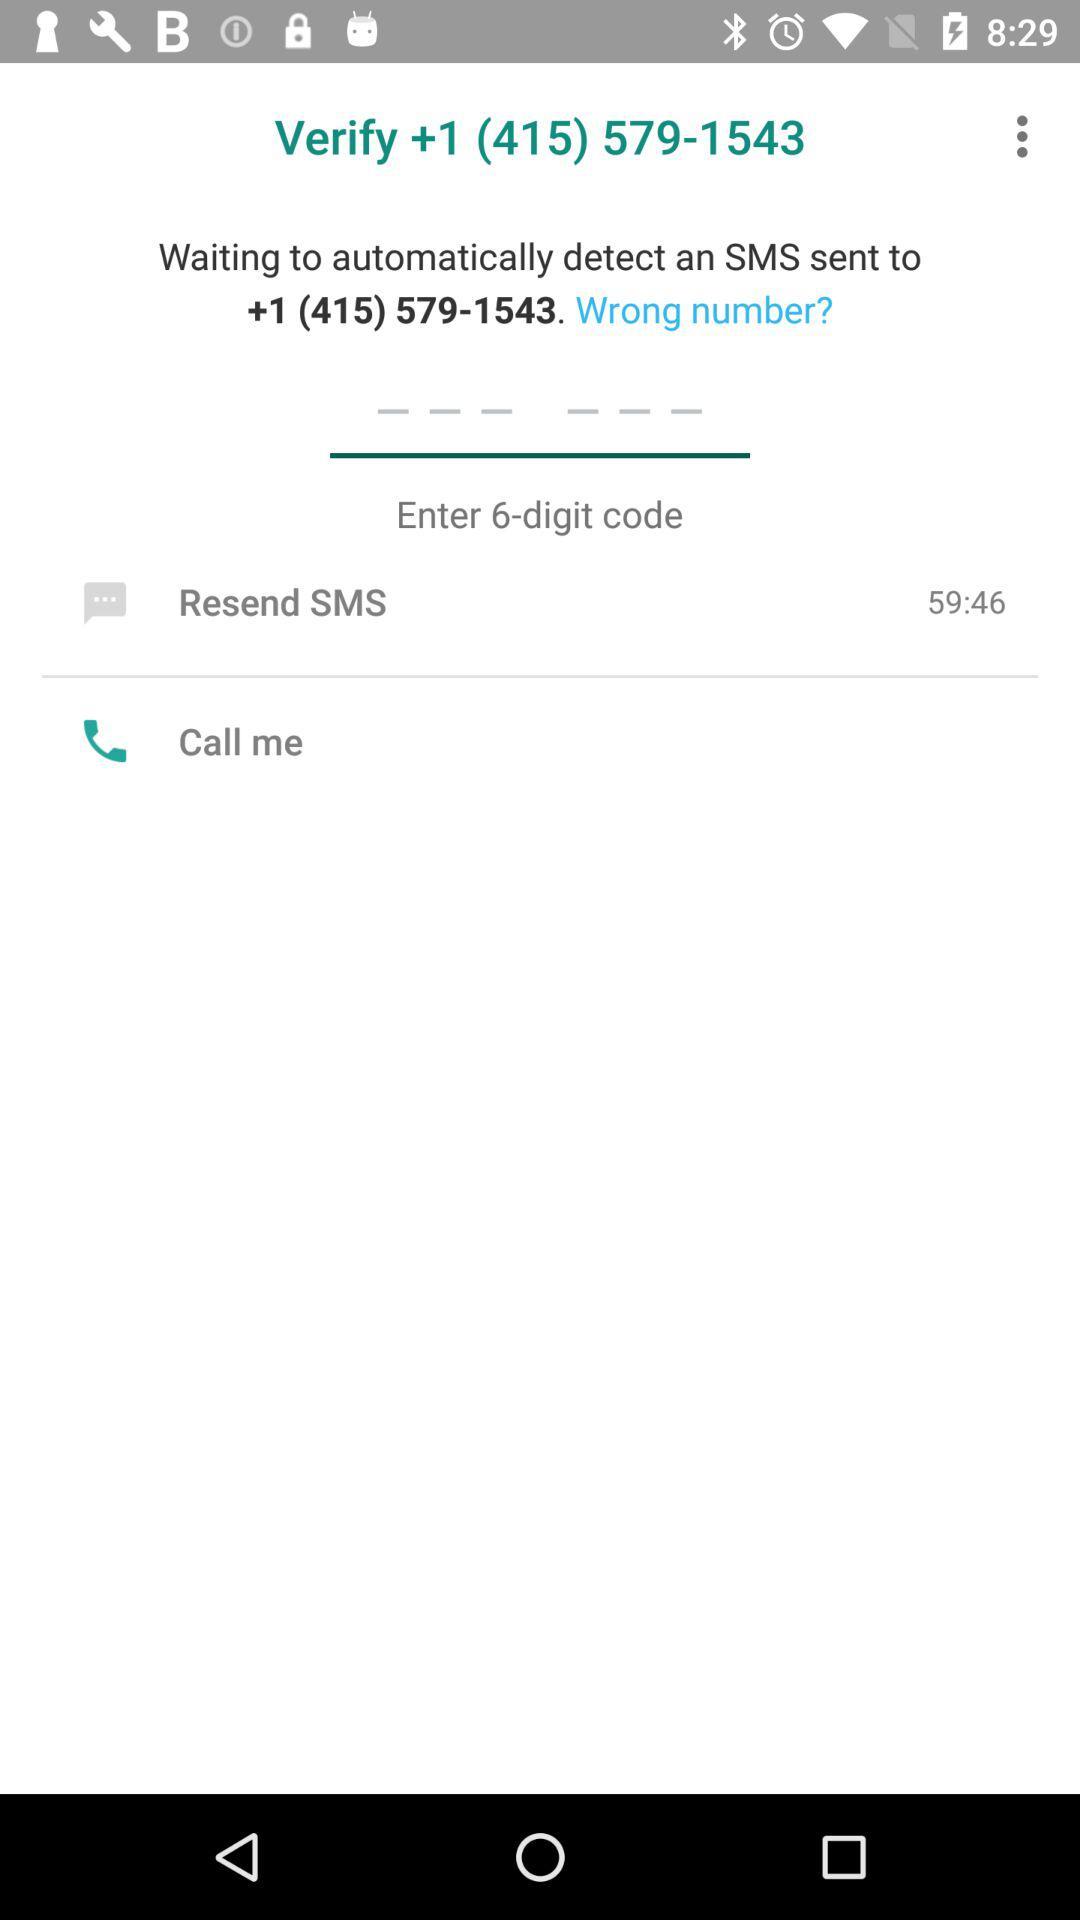 This screenshot has height=1920, width=1080. I want to click on the icon to the right of the verify 1 415 icon, so click(1027, 135).